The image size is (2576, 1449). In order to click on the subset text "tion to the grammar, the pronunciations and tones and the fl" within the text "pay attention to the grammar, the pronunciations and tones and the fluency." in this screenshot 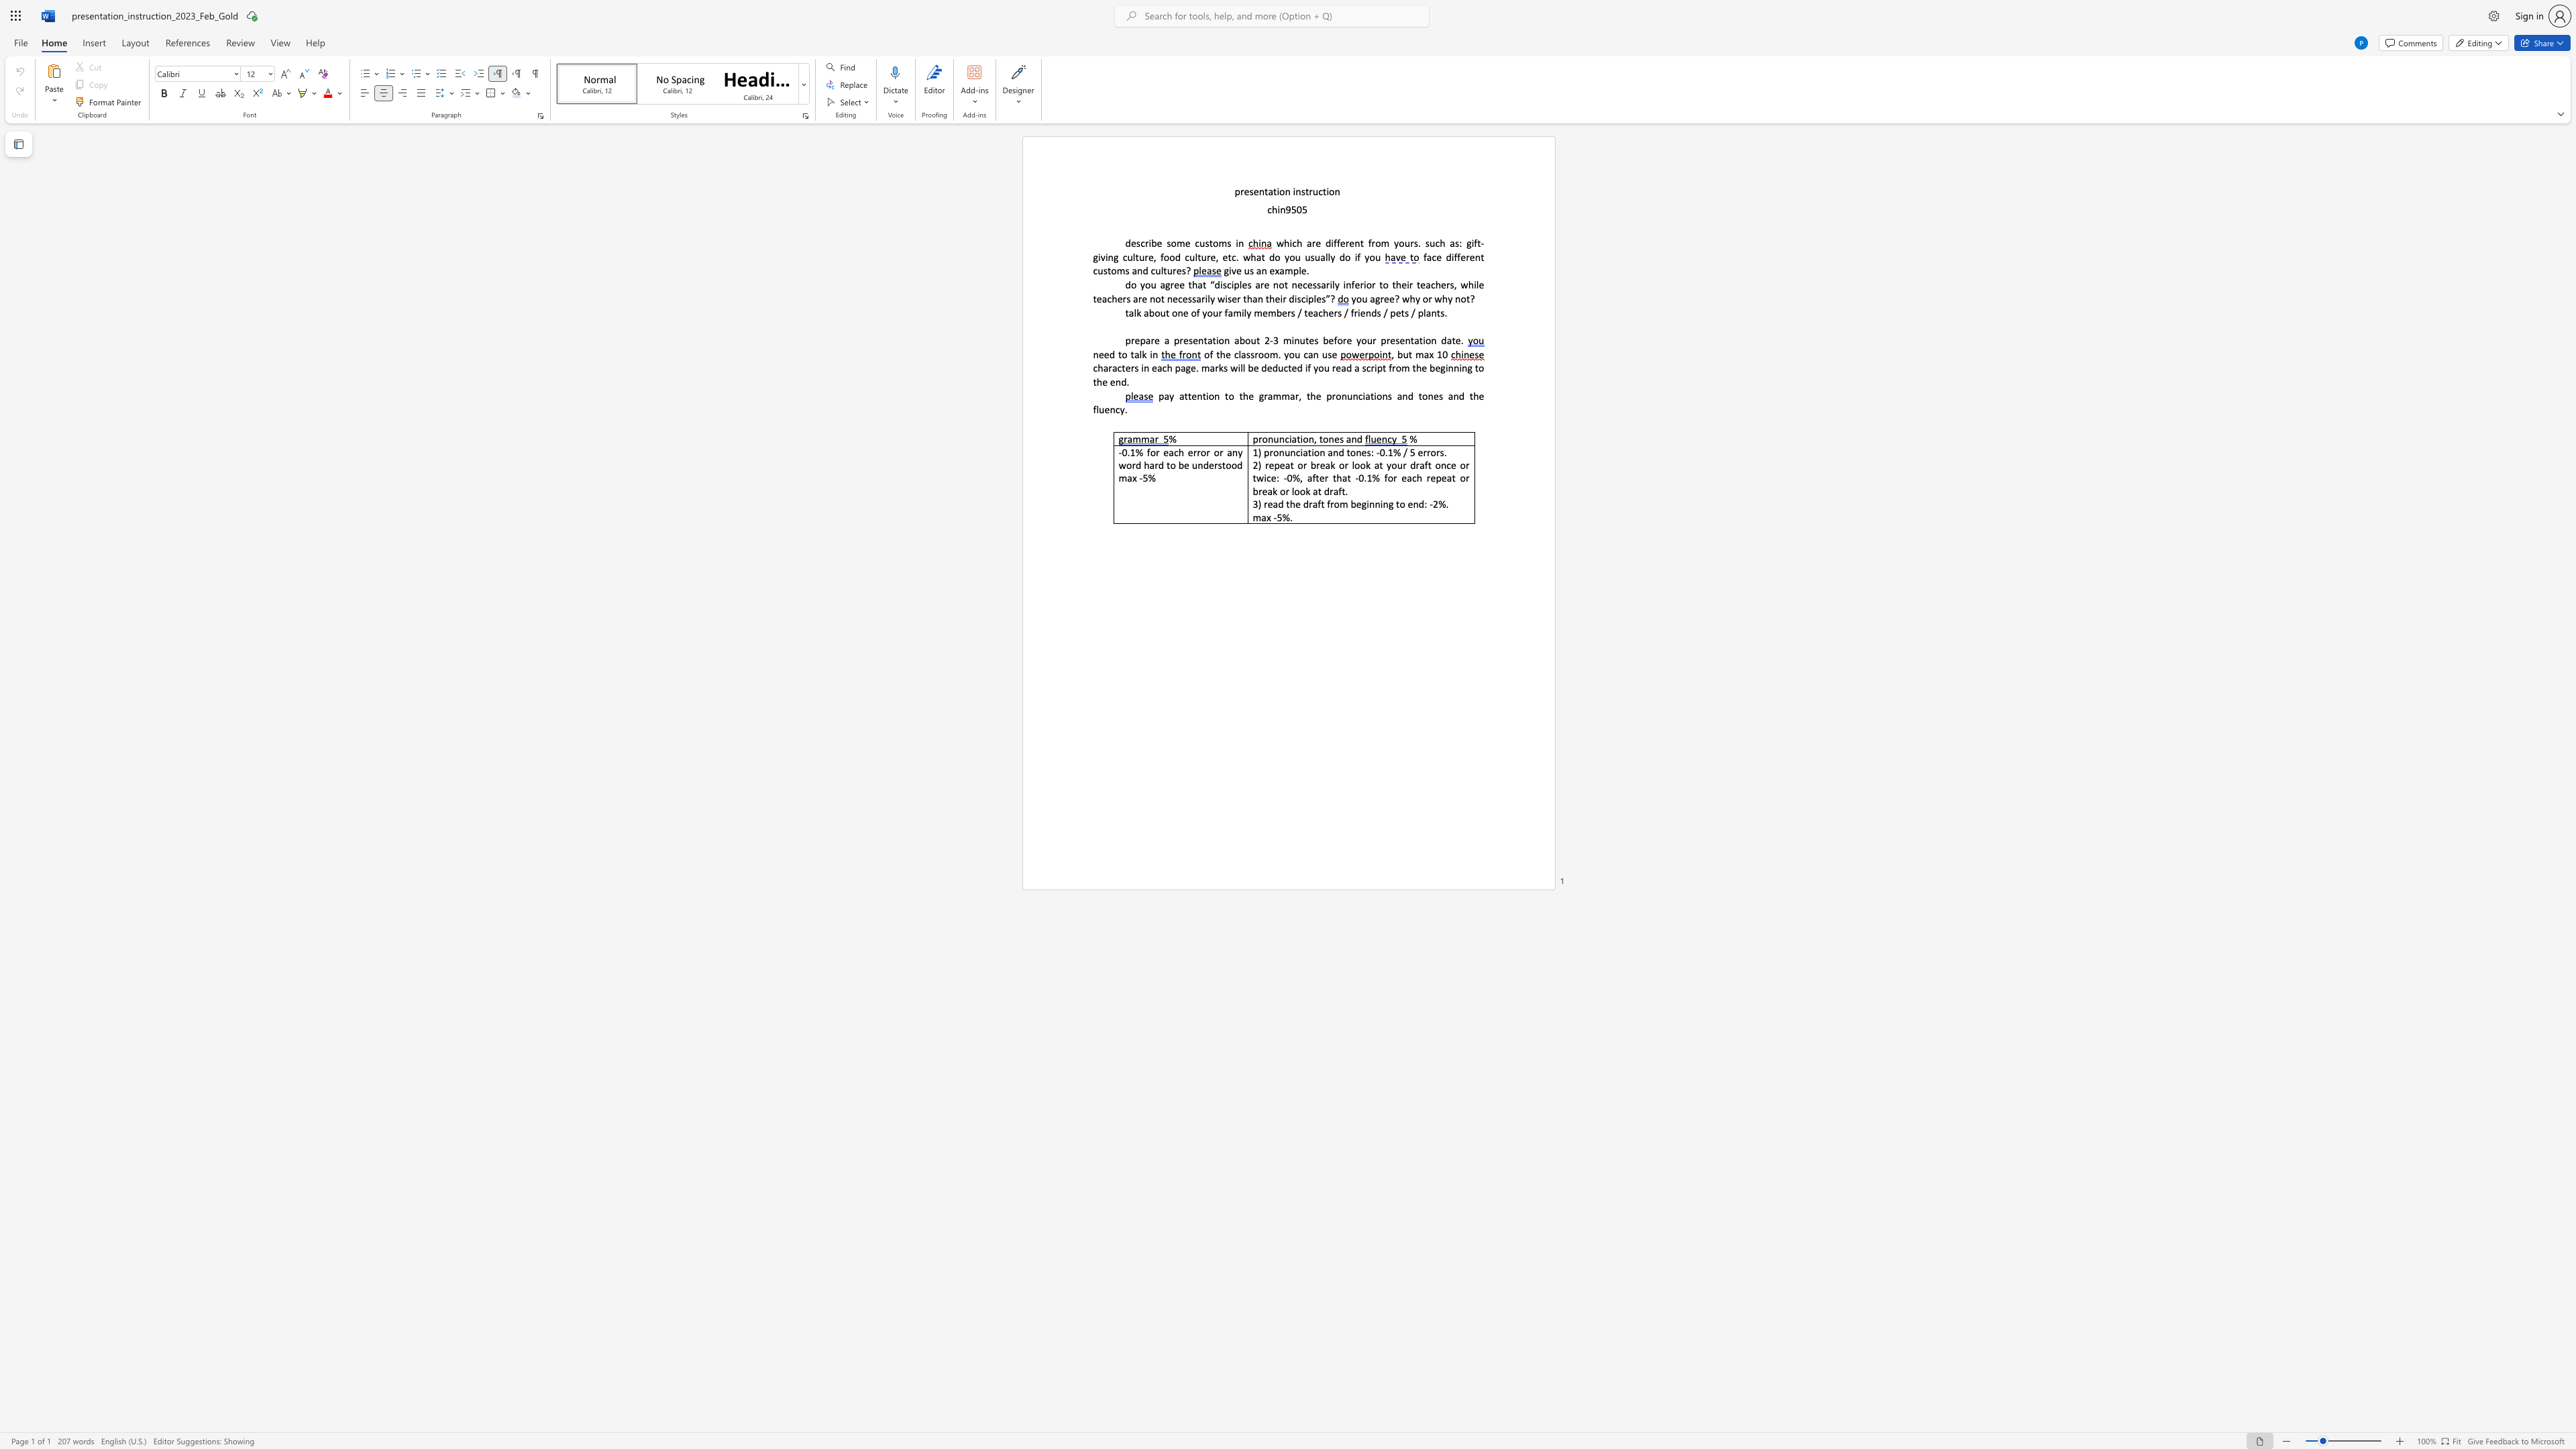, I will do `click(1201, 395)`.